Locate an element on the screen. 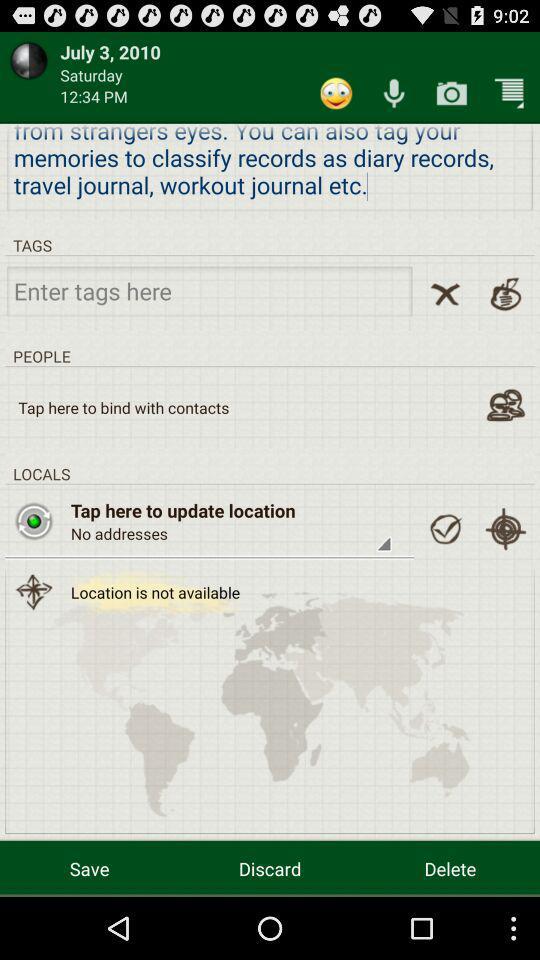 This screenshot has width=540, height=960. remove tag is located at coordinates (445, 293).